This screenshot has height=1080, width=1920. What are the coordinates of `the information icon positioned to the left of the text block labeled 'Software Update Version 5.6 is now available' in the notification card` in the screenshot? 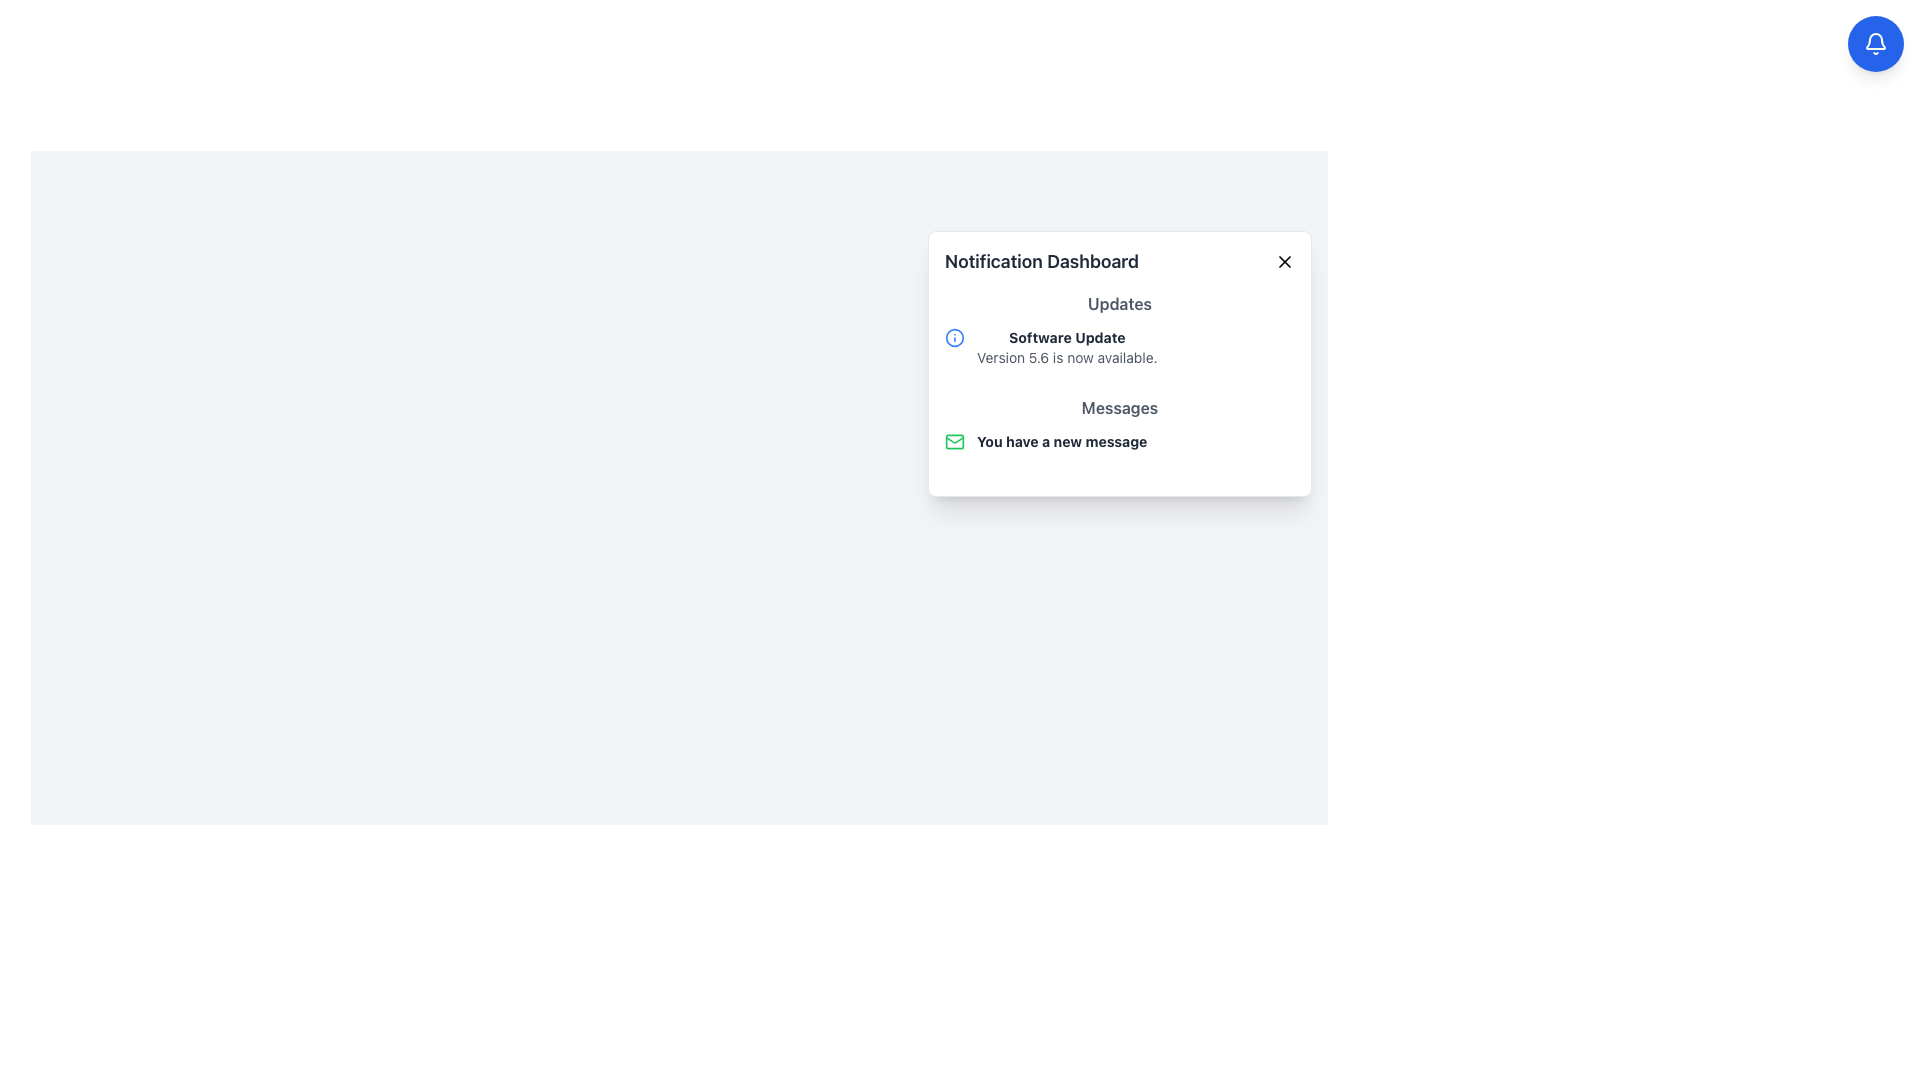 It's located at (954, 337).